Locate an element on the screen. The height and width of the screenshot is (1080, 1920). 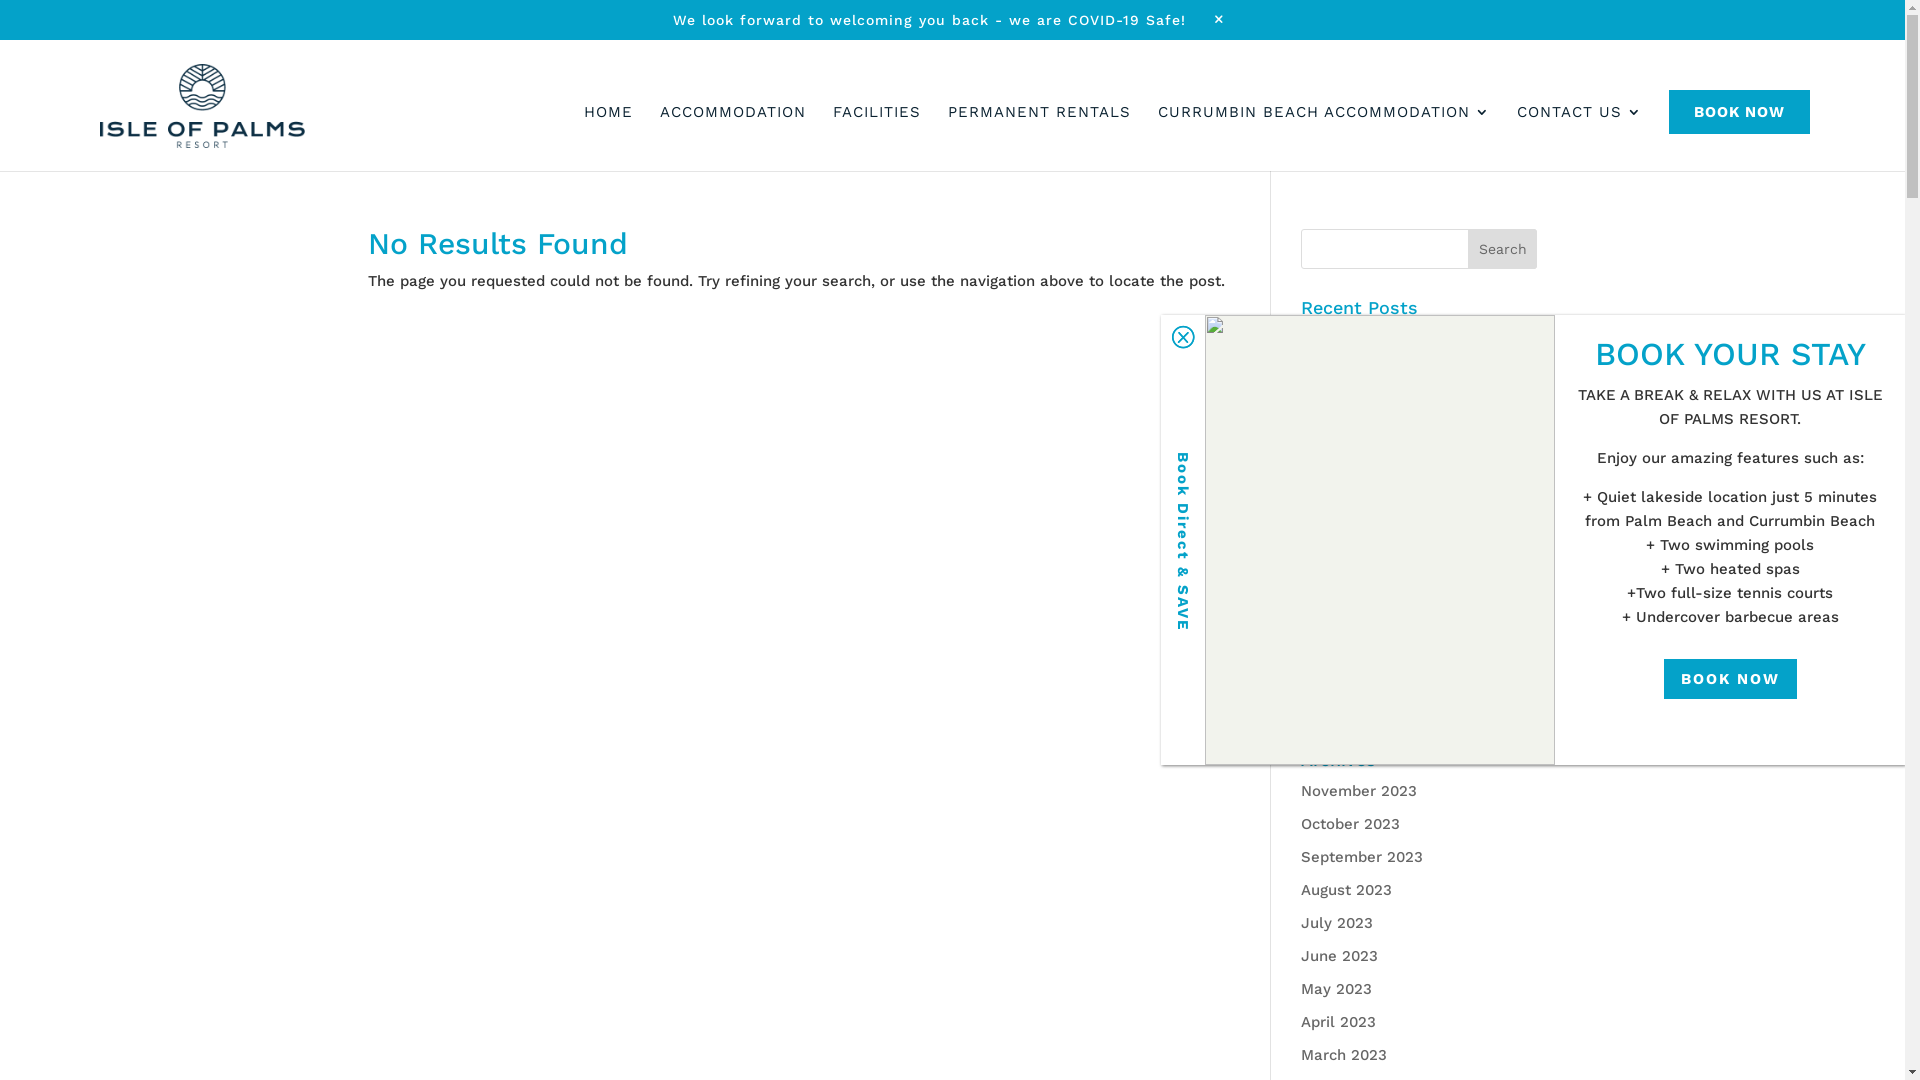
'BOOK NOW' is located at coordinates (1729, 677).